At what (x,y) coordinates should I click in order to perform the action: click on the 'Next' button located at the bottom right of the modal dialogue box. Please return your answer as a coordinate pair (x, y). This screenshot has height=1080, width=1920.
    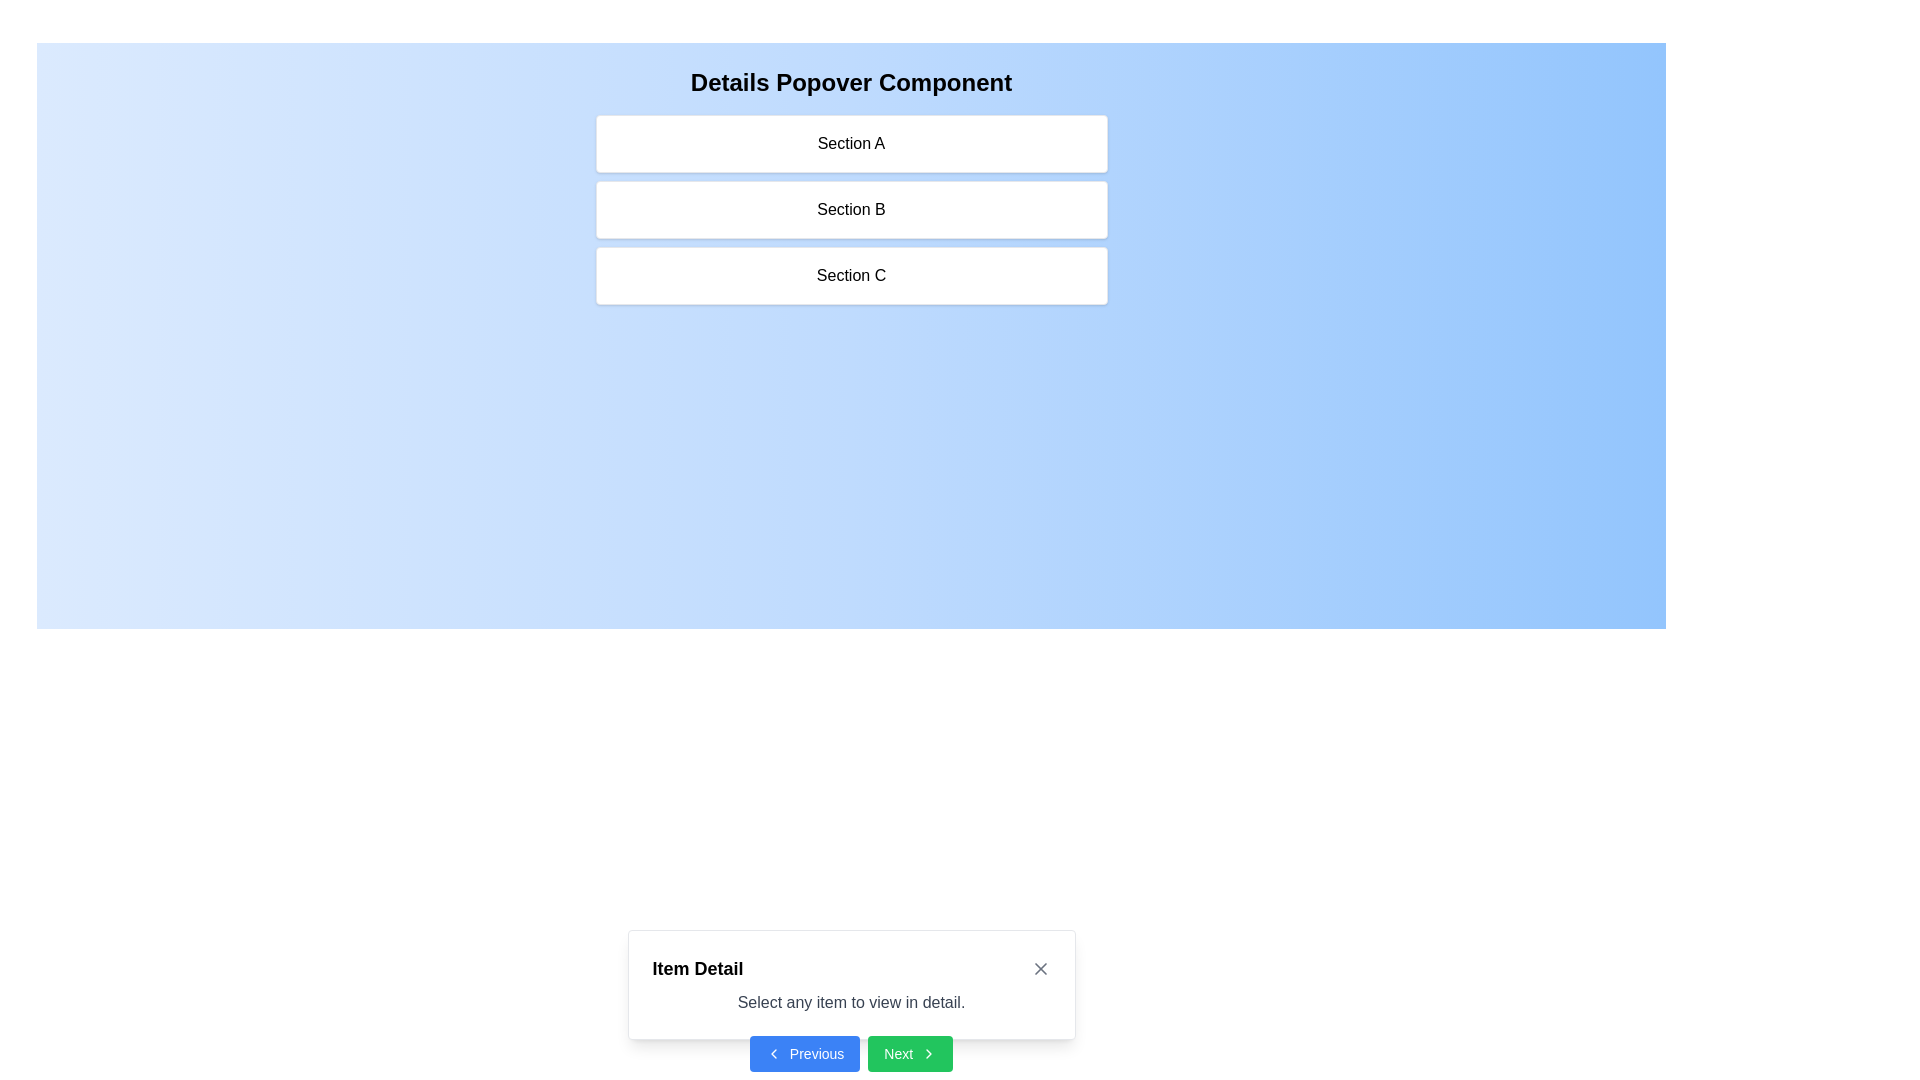
    Looking at the image, I should click on (909, 1052).